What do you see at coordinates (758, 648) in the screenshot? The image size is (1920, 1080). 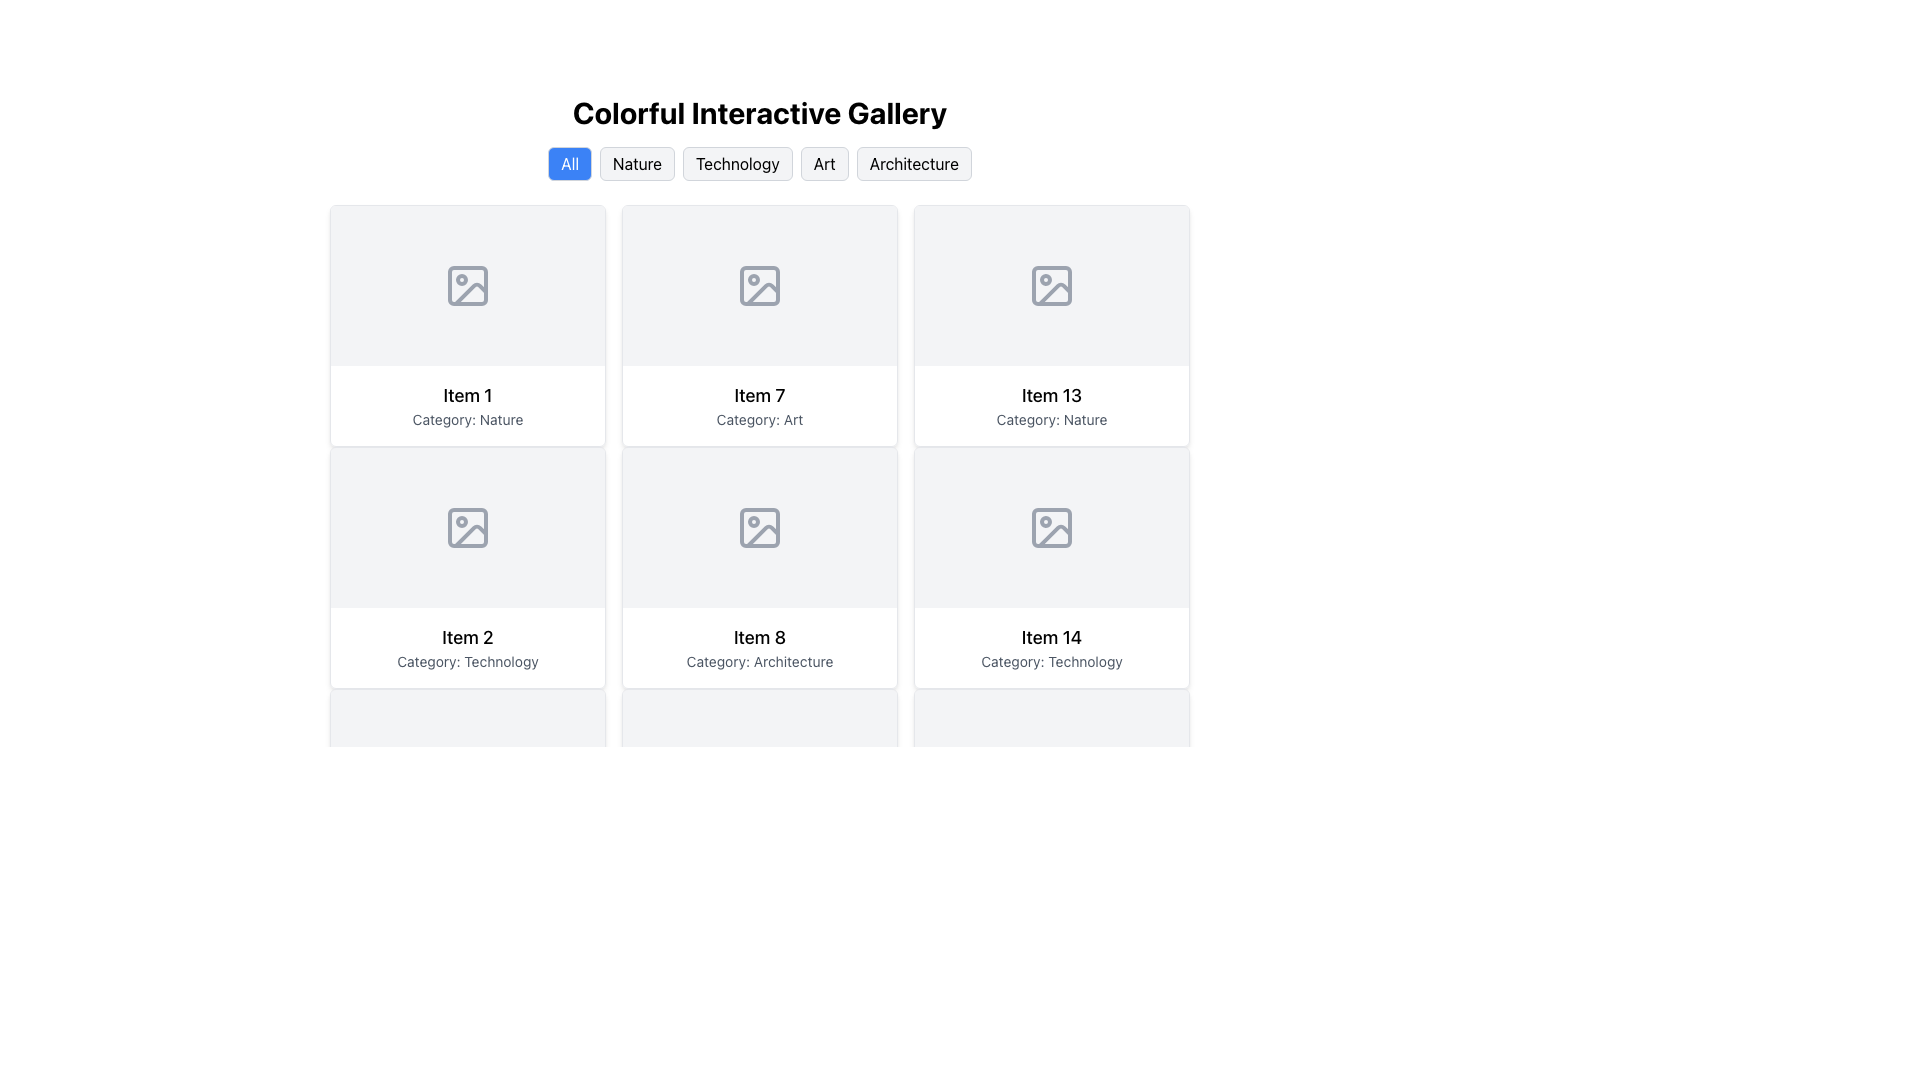 I see `the Text Block labeled 'Item 8' which displays the category 'Architecture' underneath it, located at the bottom row of a grid layout` at bounding box center [758, 648].